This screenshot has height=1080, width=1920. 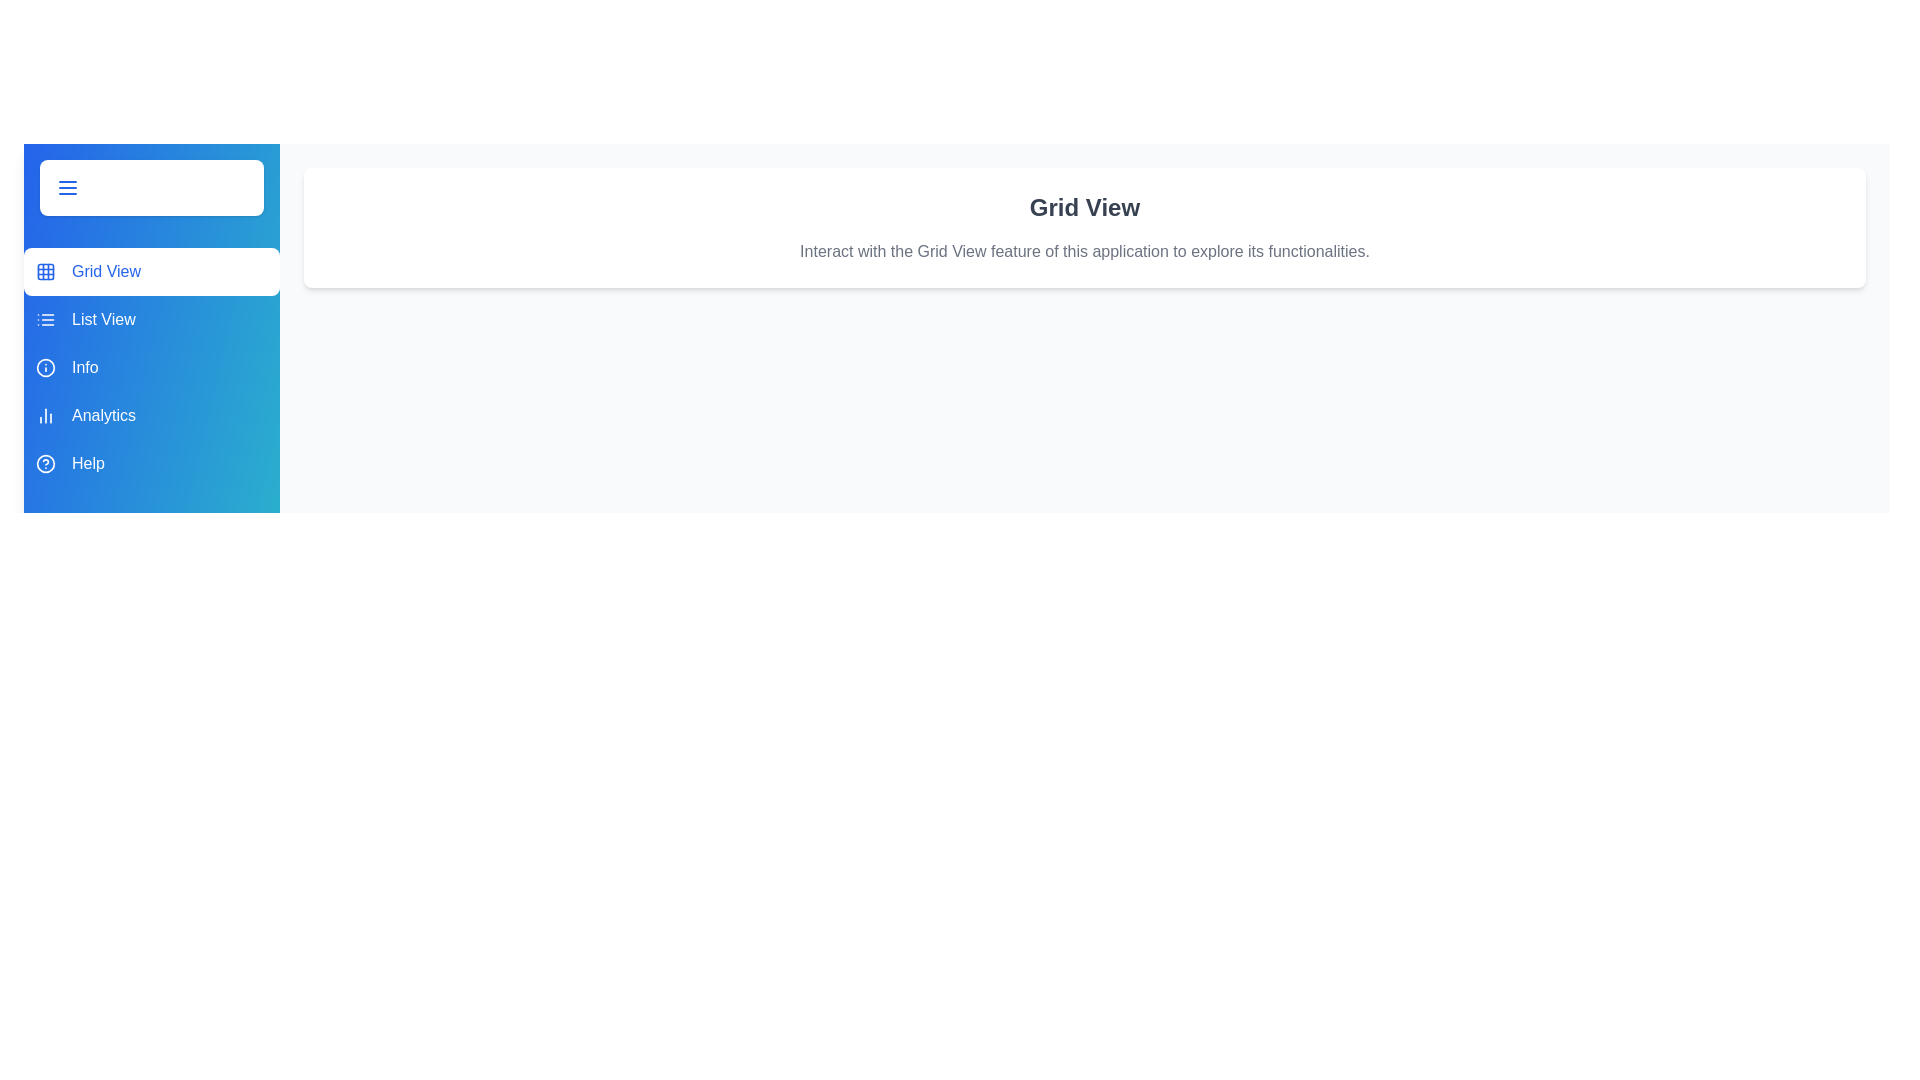 I want to click on the sidebar menu item labeled List View, so click(x=151, y=319).